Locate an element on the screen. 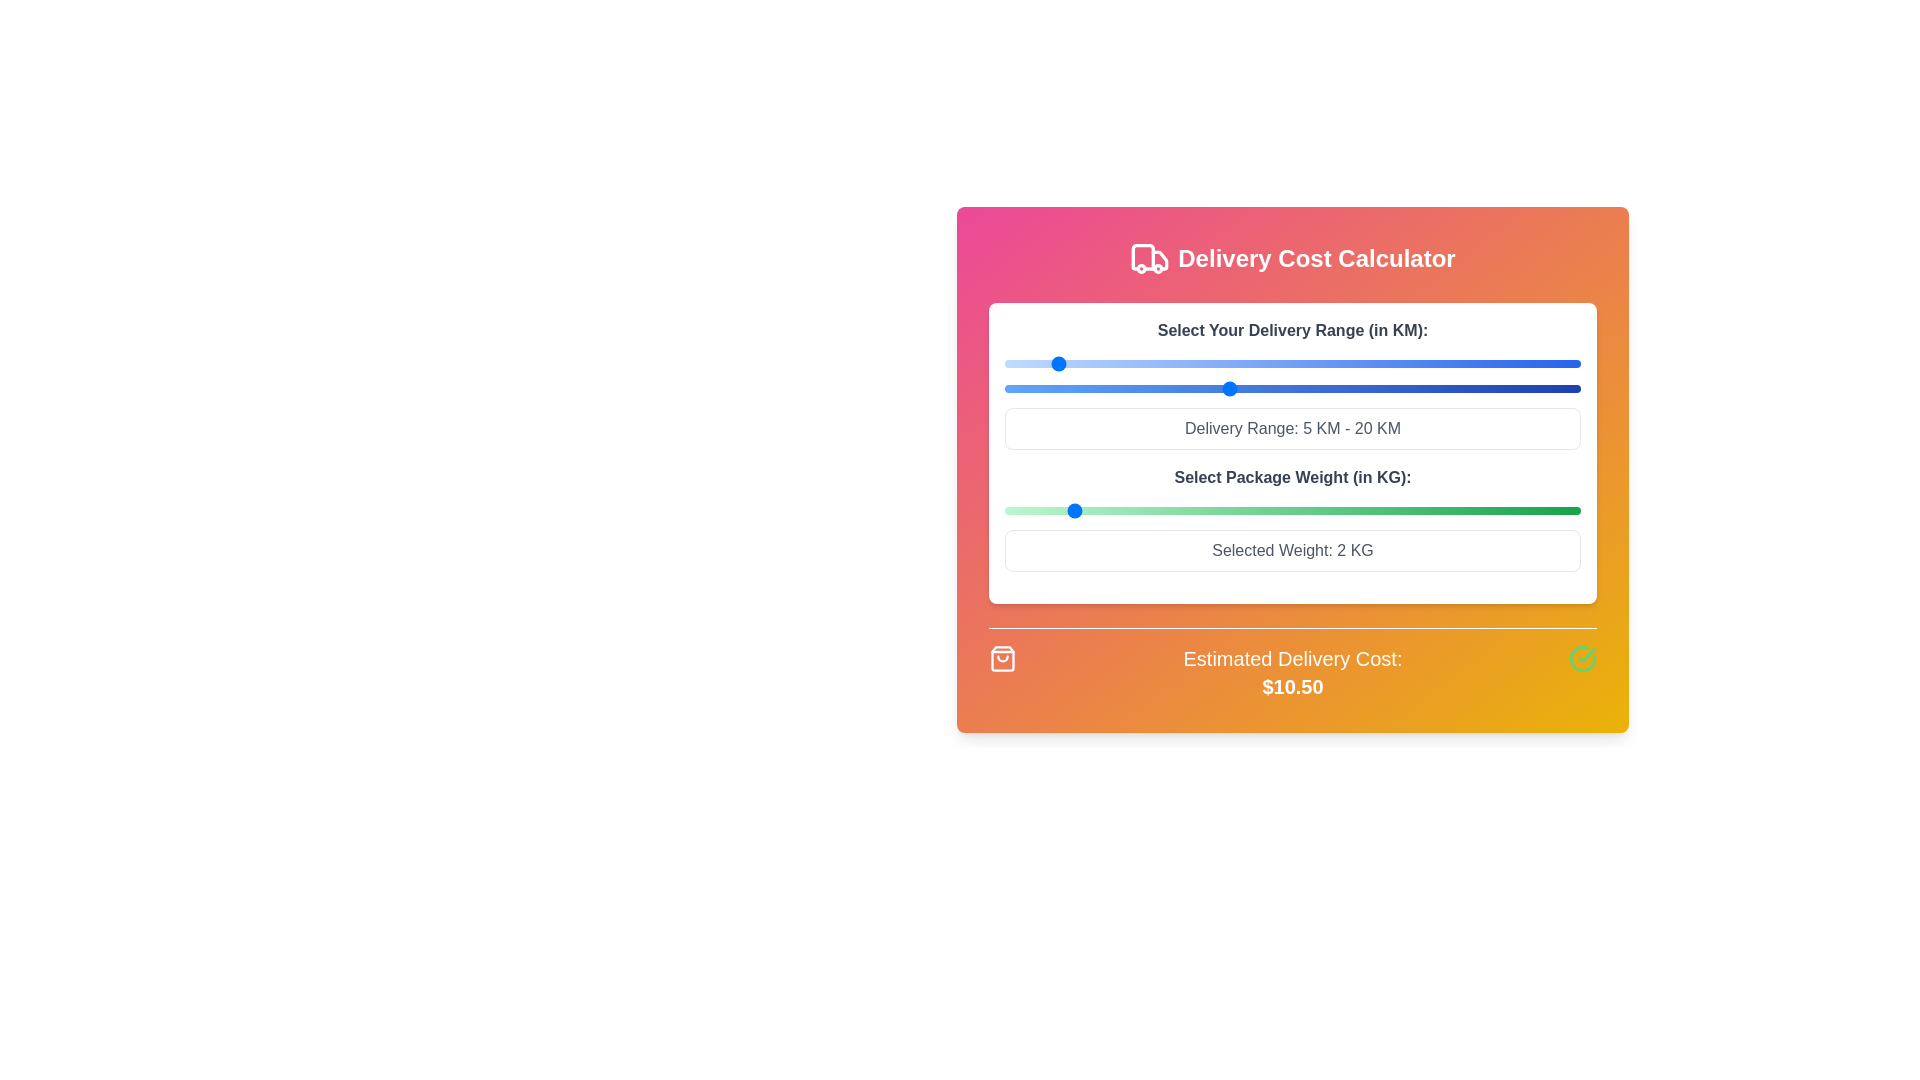 The width and height of the screenshot is (1920, 1080). delivery range is located at coordinates (1004, 389).